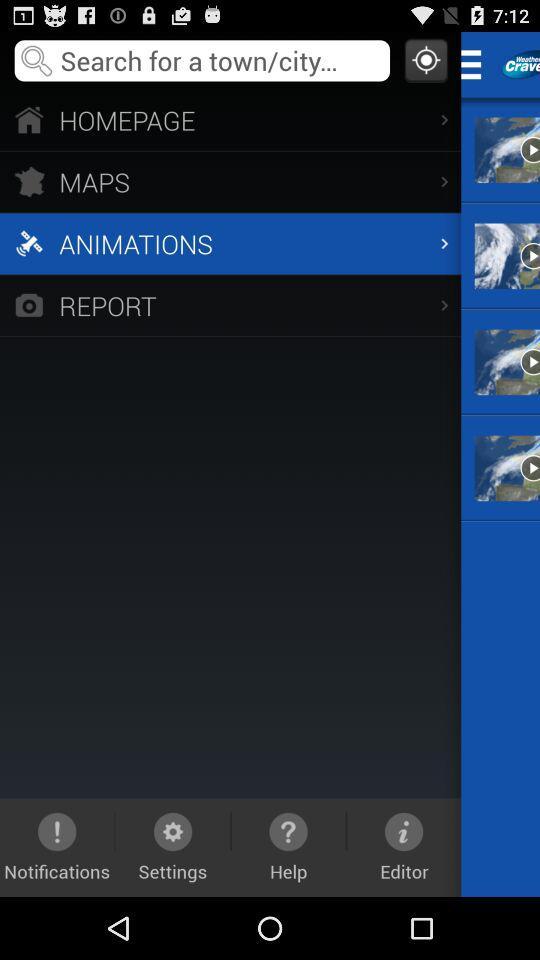 The image size is (540, 960). What do you see at coordinates (229, 242) in the screenshot?
I see `animations item` at bounding box center [229, 242].